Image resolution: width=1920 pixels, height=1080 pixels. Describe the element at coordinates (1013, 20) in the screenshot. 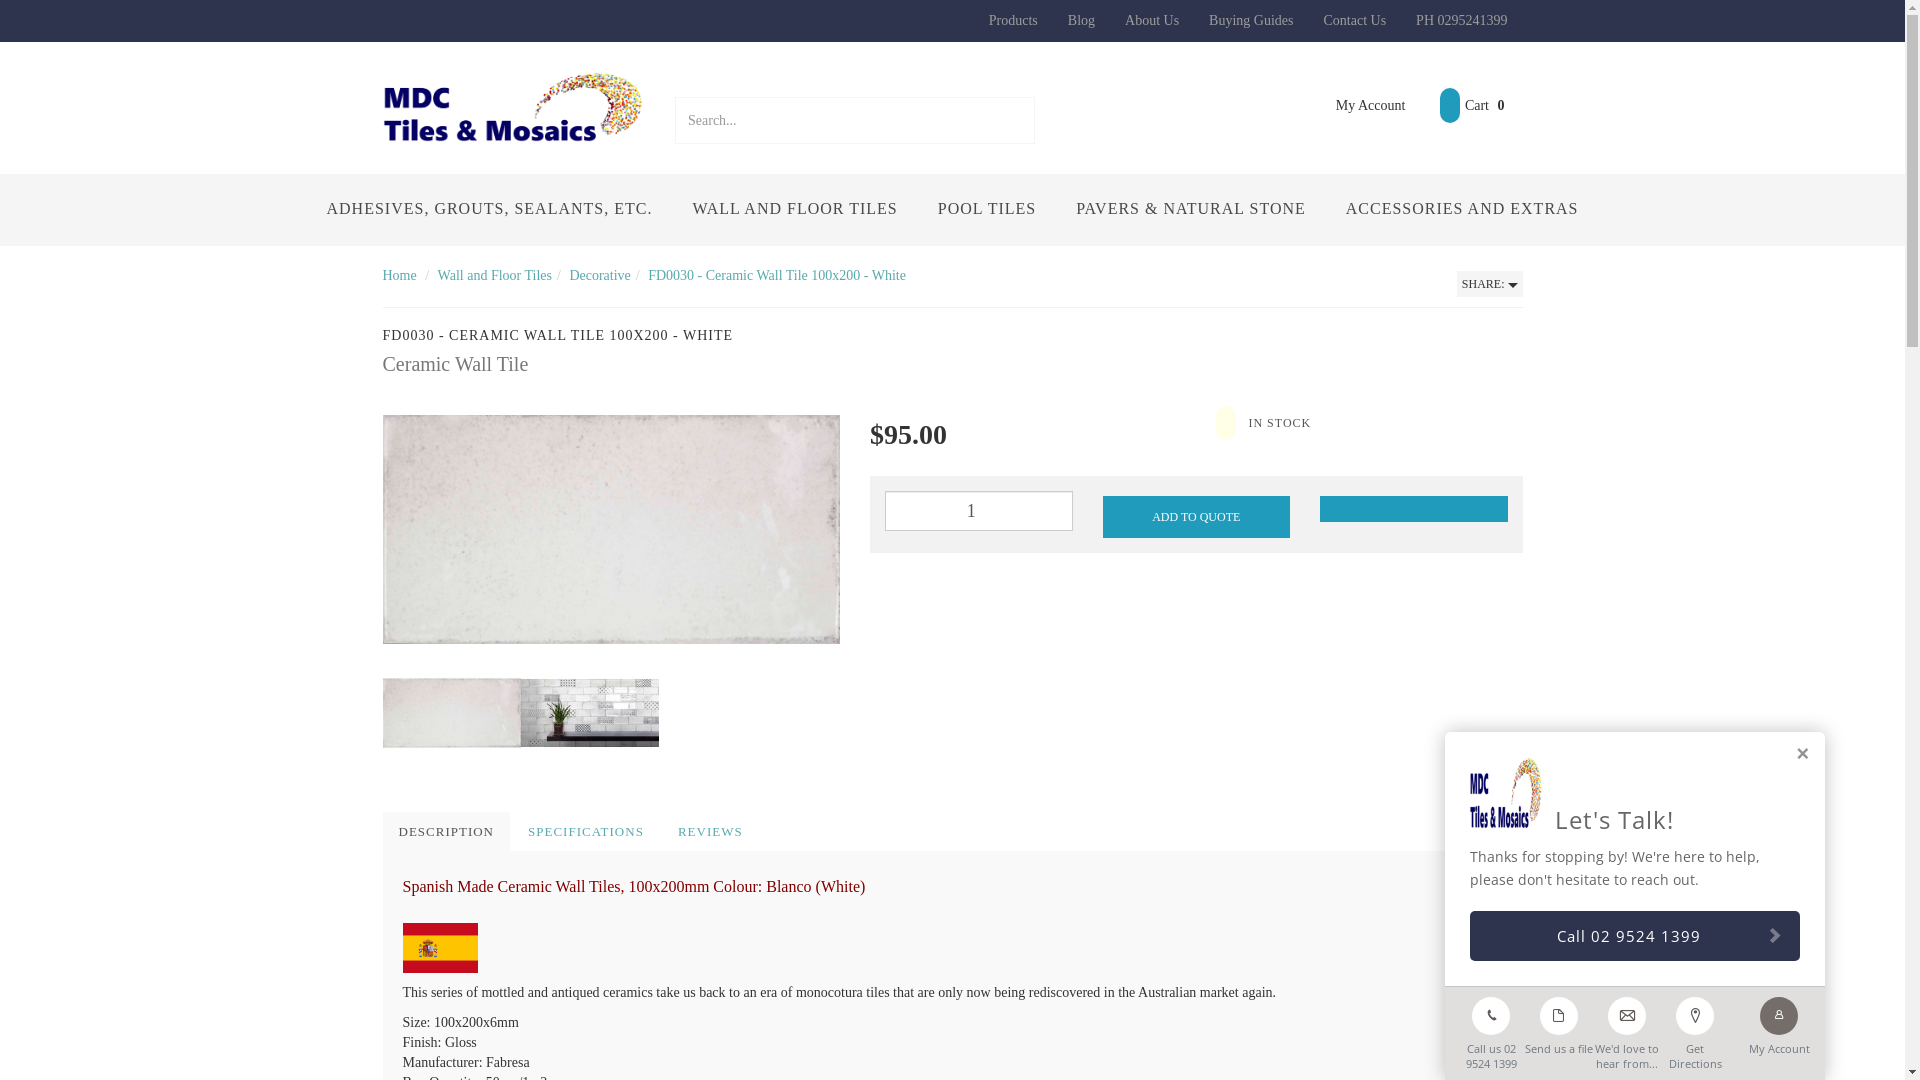

I see `'Products'` at that location.